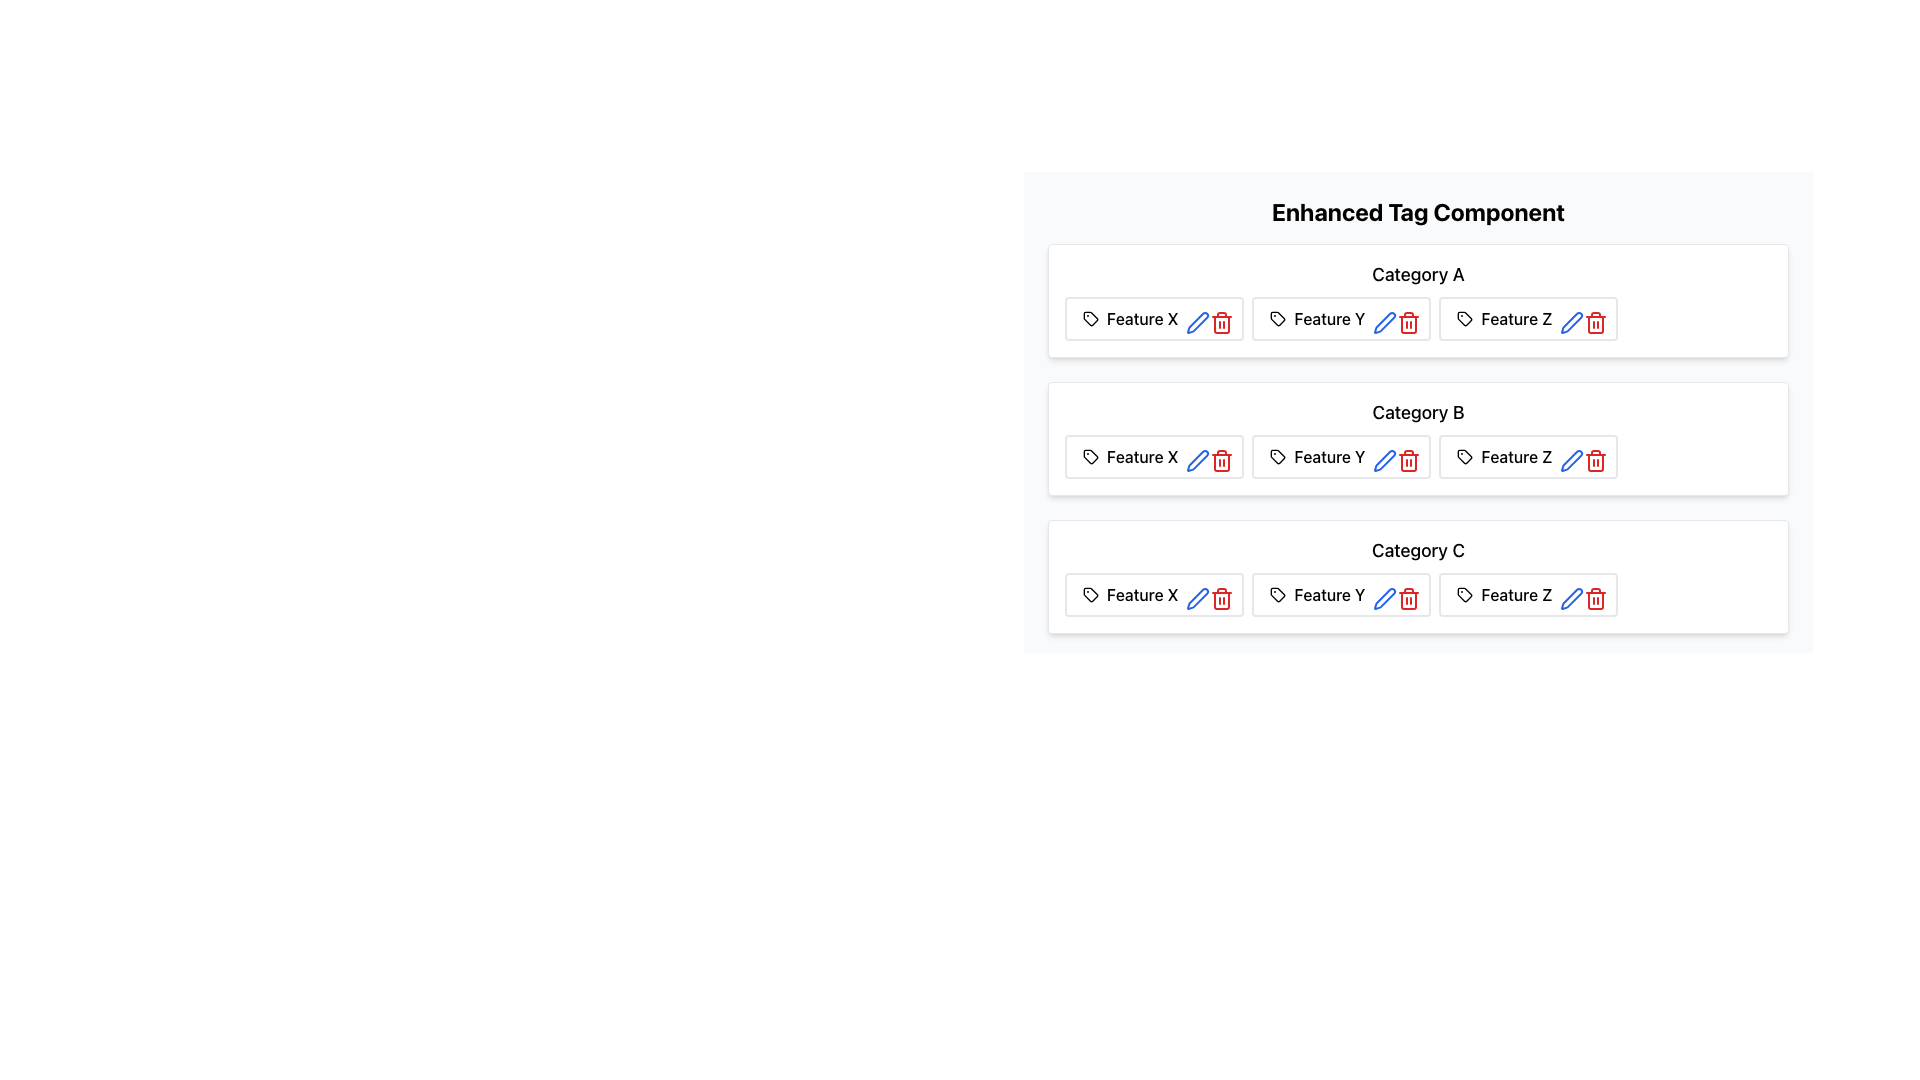 Image resolution: width=1920 pixels, height=1080 pixels. I want to click on the trash bin icon styled button, located within the 'Feature X' group under 'Category A', to change its color to dark red, so click(1217, 456).